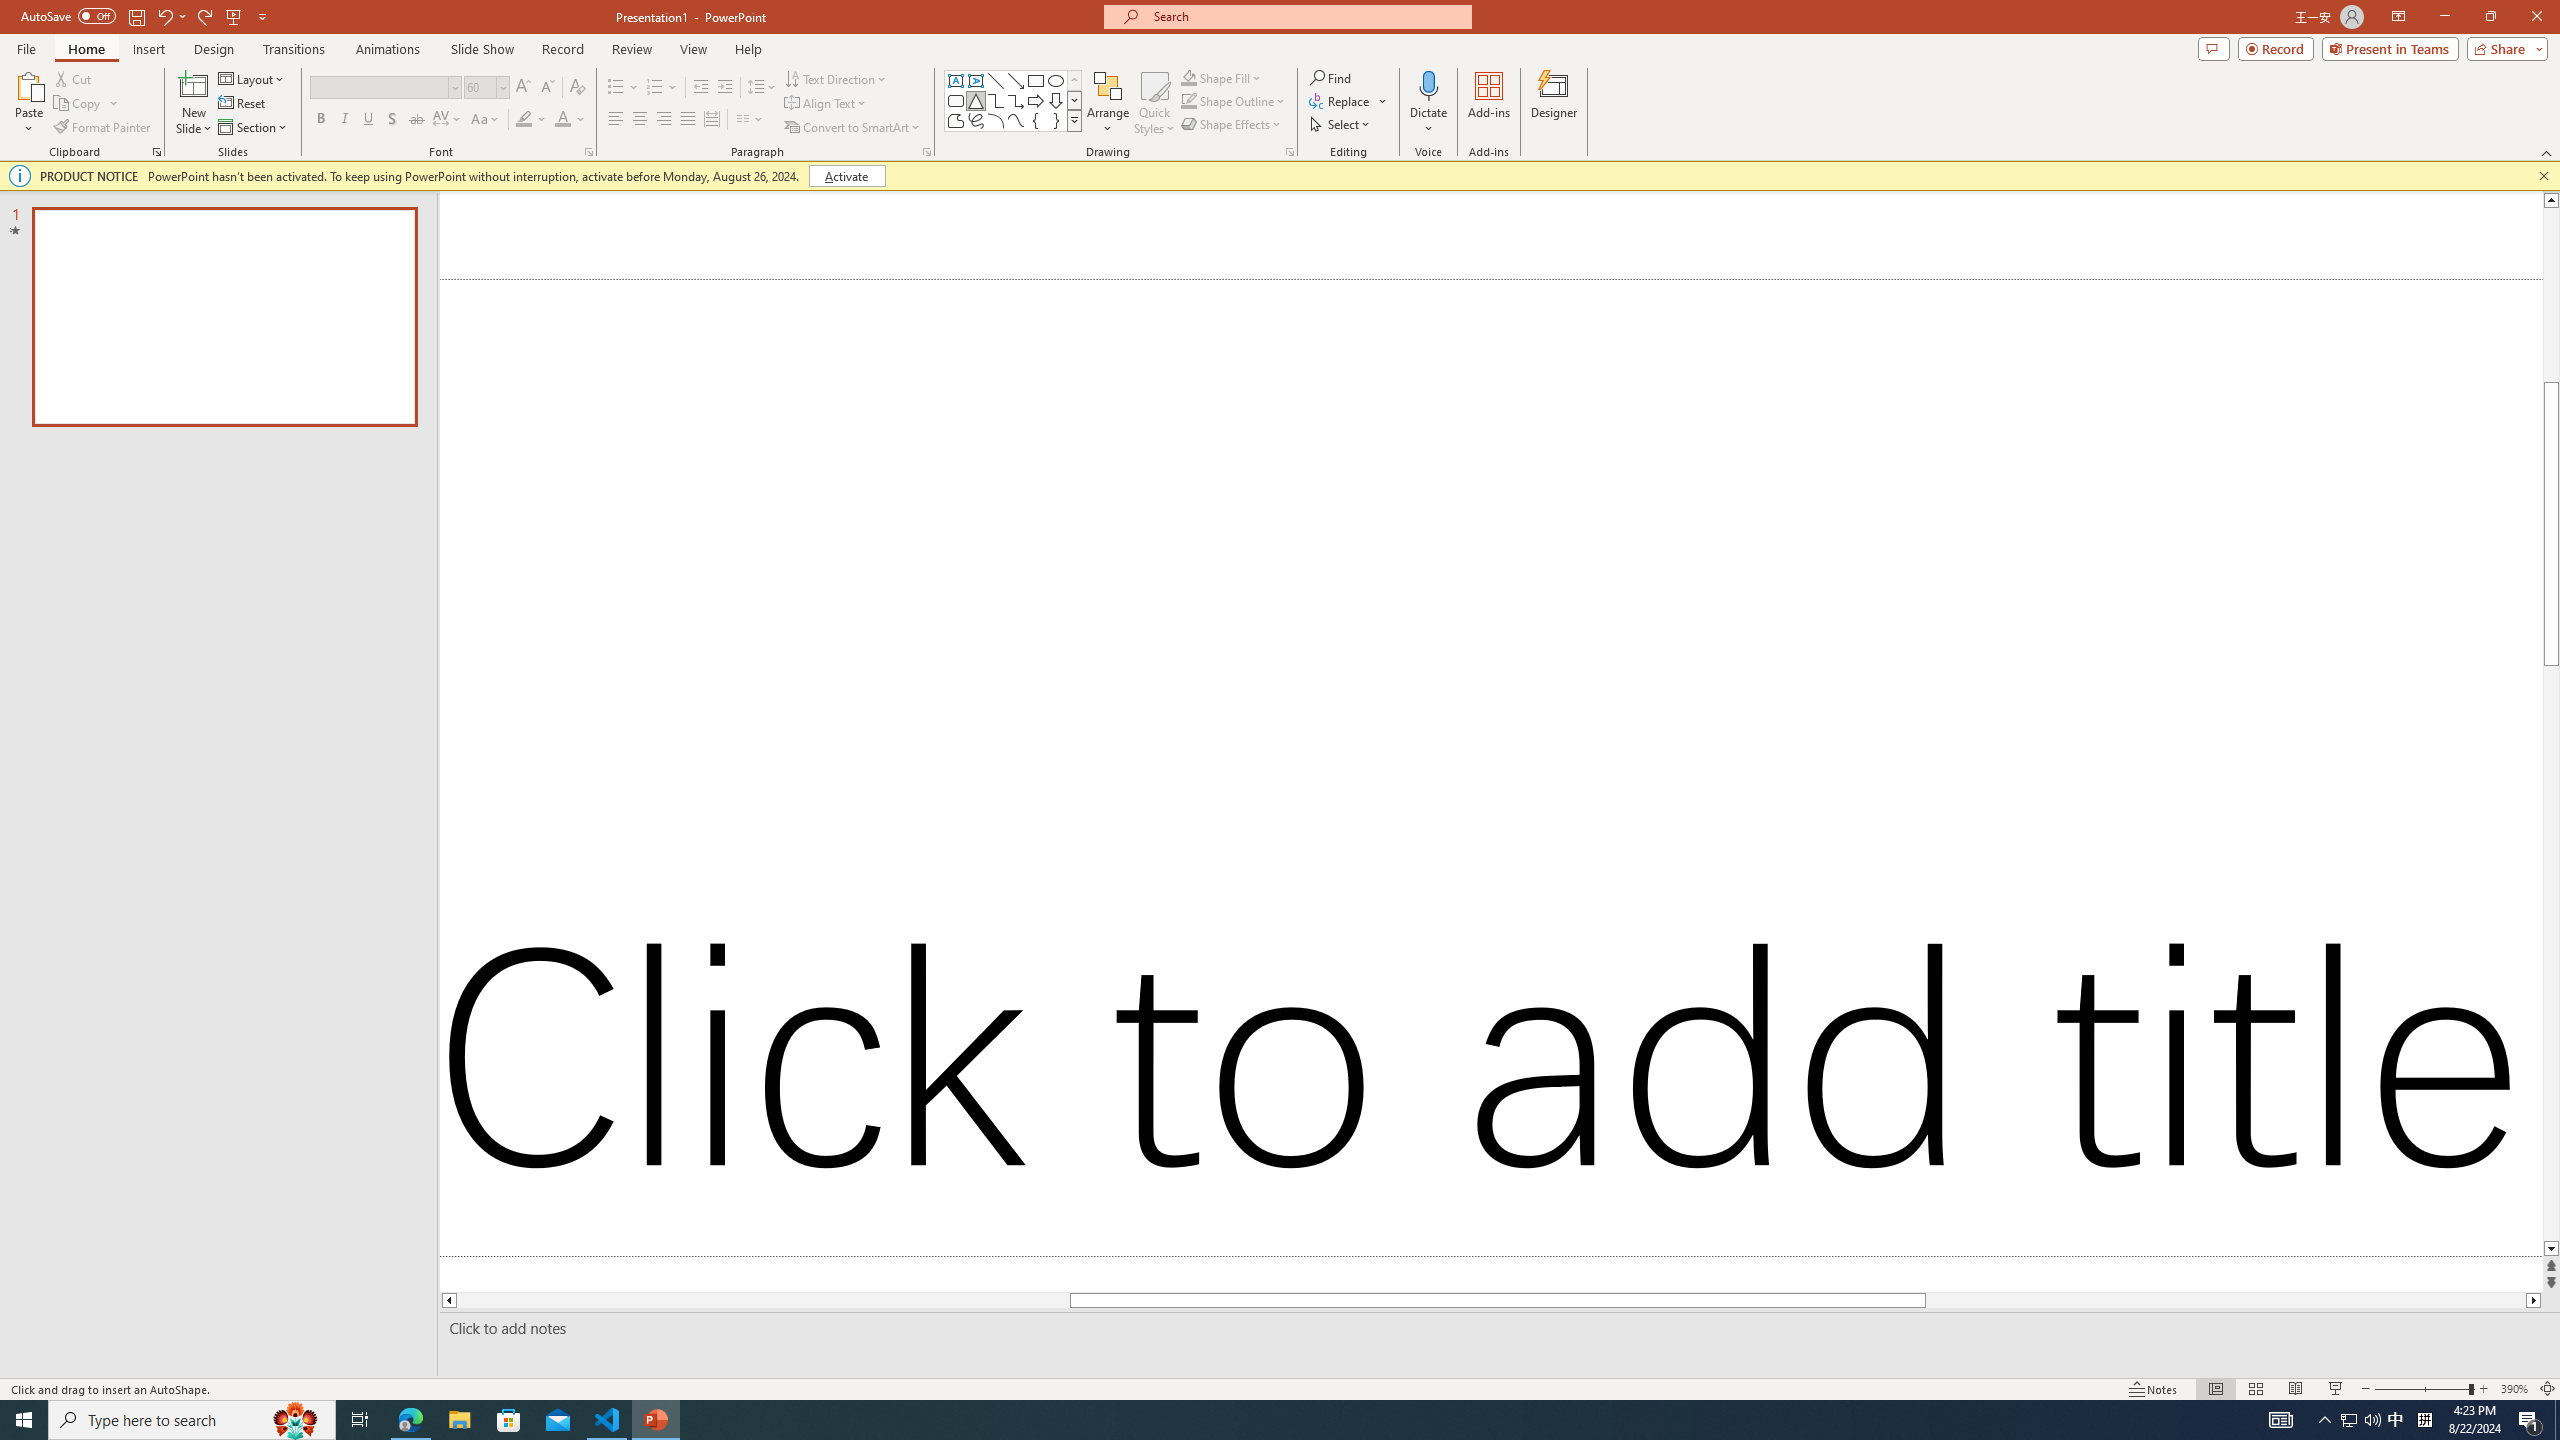 This screenshot has width=2560, height=1440. I want to click on 'Strikethrough', so click(416, 118).